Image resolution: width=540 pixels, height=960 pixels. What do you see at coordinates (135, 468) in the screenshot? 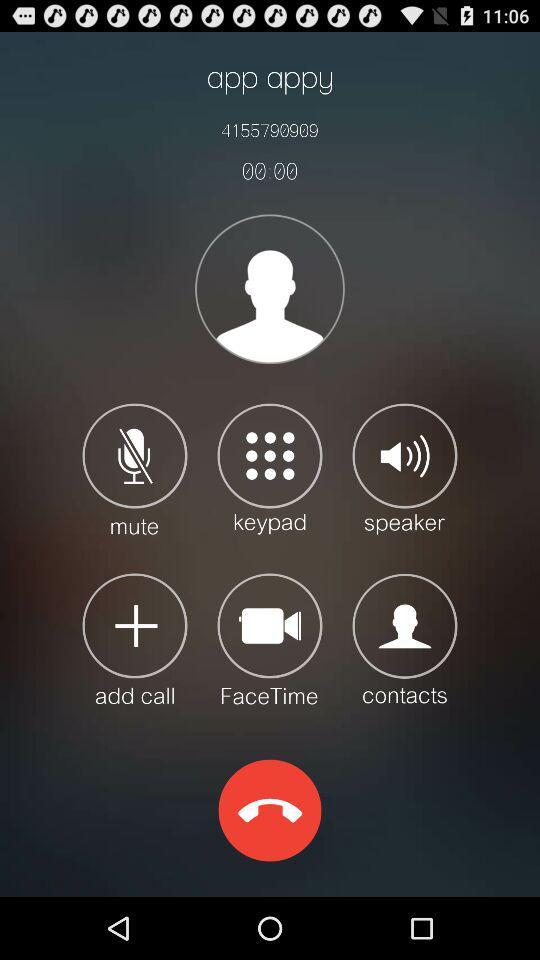
I see `mute` at bounding box center [135, 468].